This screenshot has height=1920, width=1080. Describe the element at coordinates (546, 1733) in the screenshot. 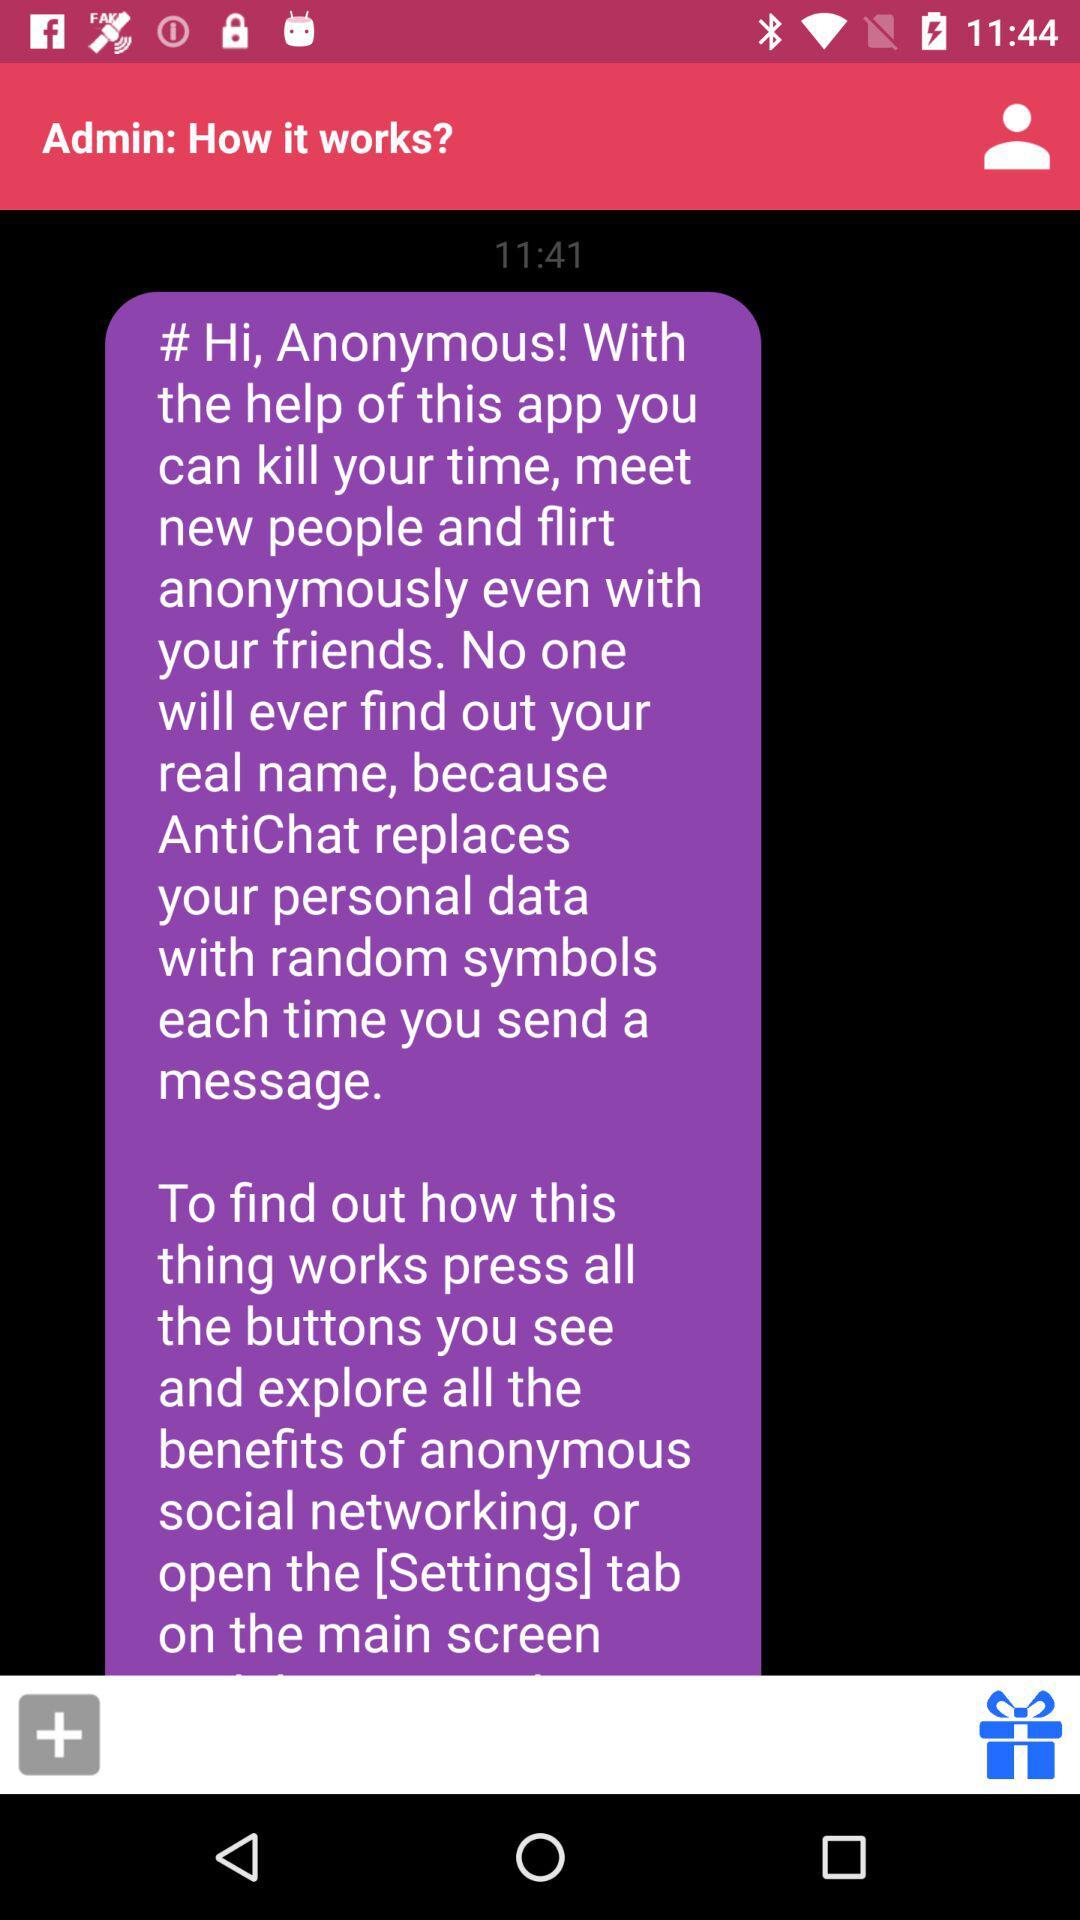

I see `icon below the hi anonymous with item` at that location.